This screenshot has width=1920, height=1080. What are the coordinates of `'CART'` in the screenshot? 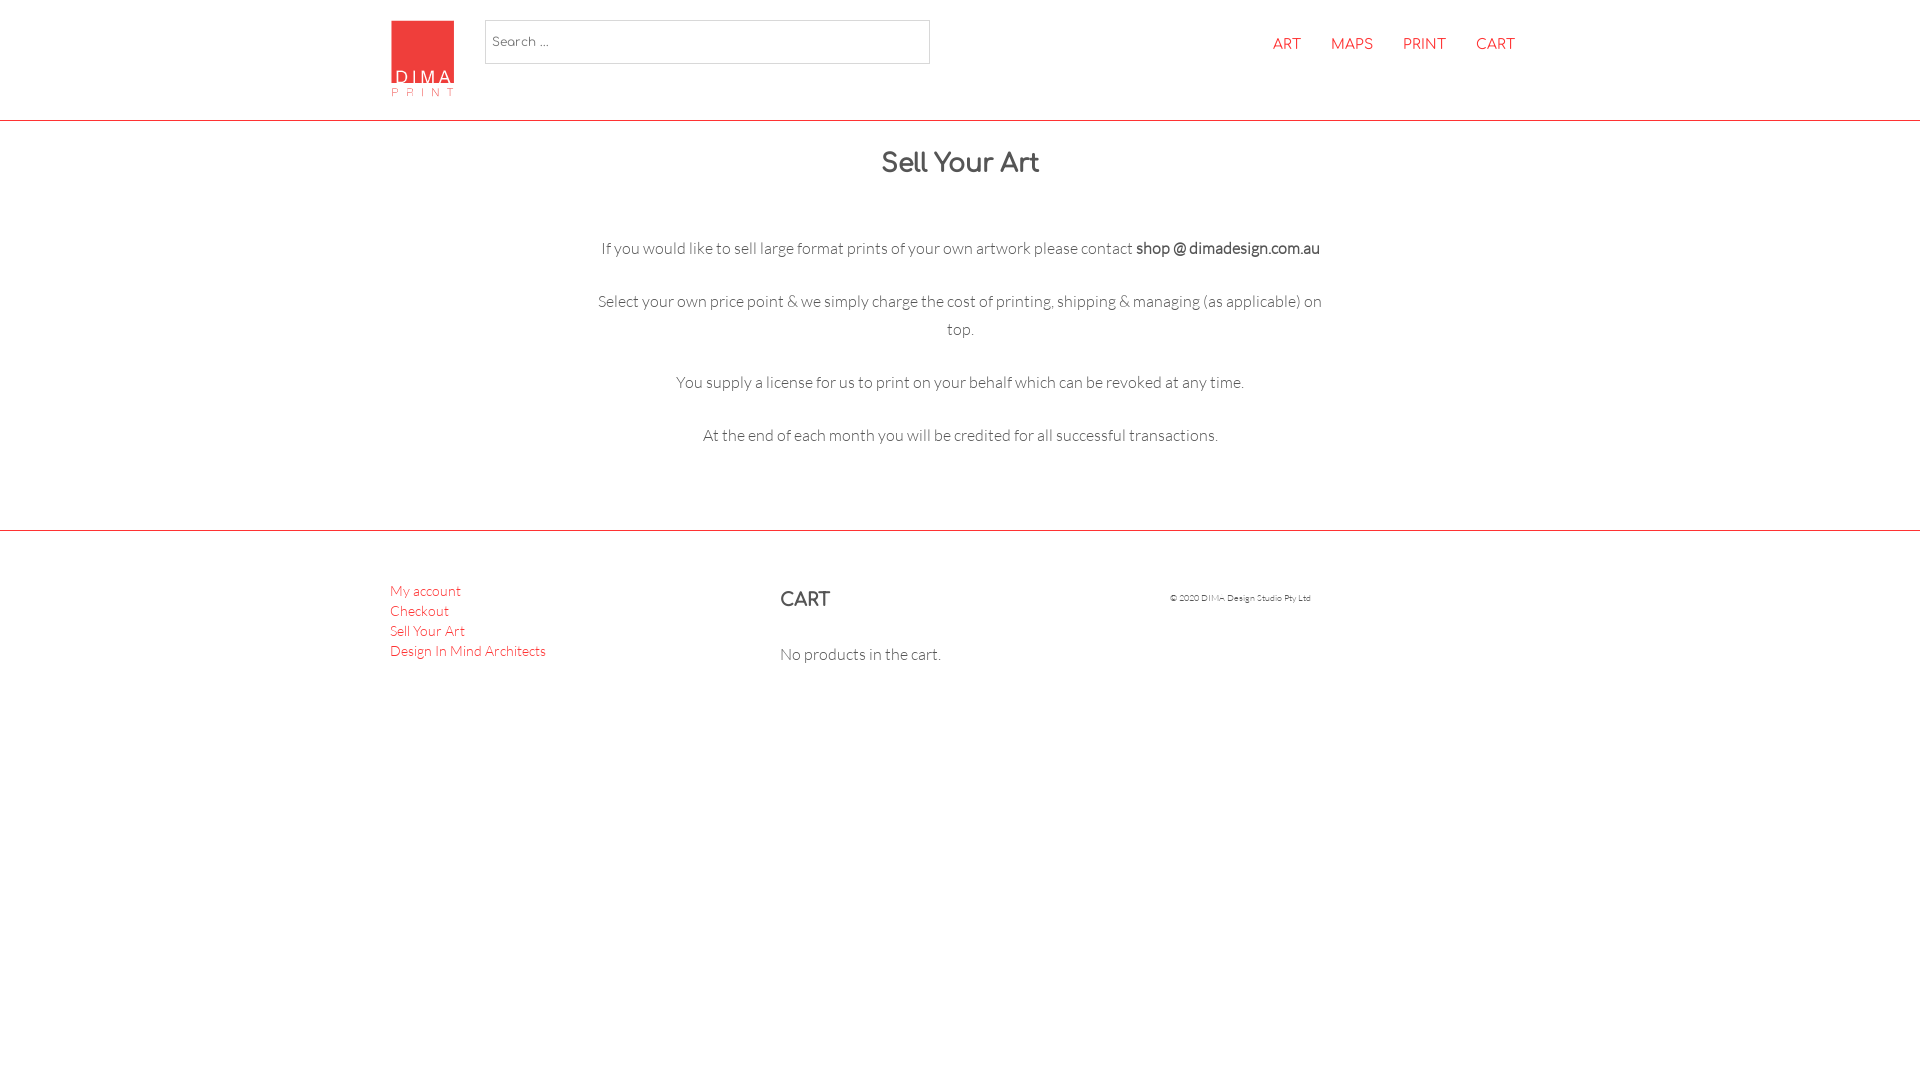 It's located at (1495, 45).